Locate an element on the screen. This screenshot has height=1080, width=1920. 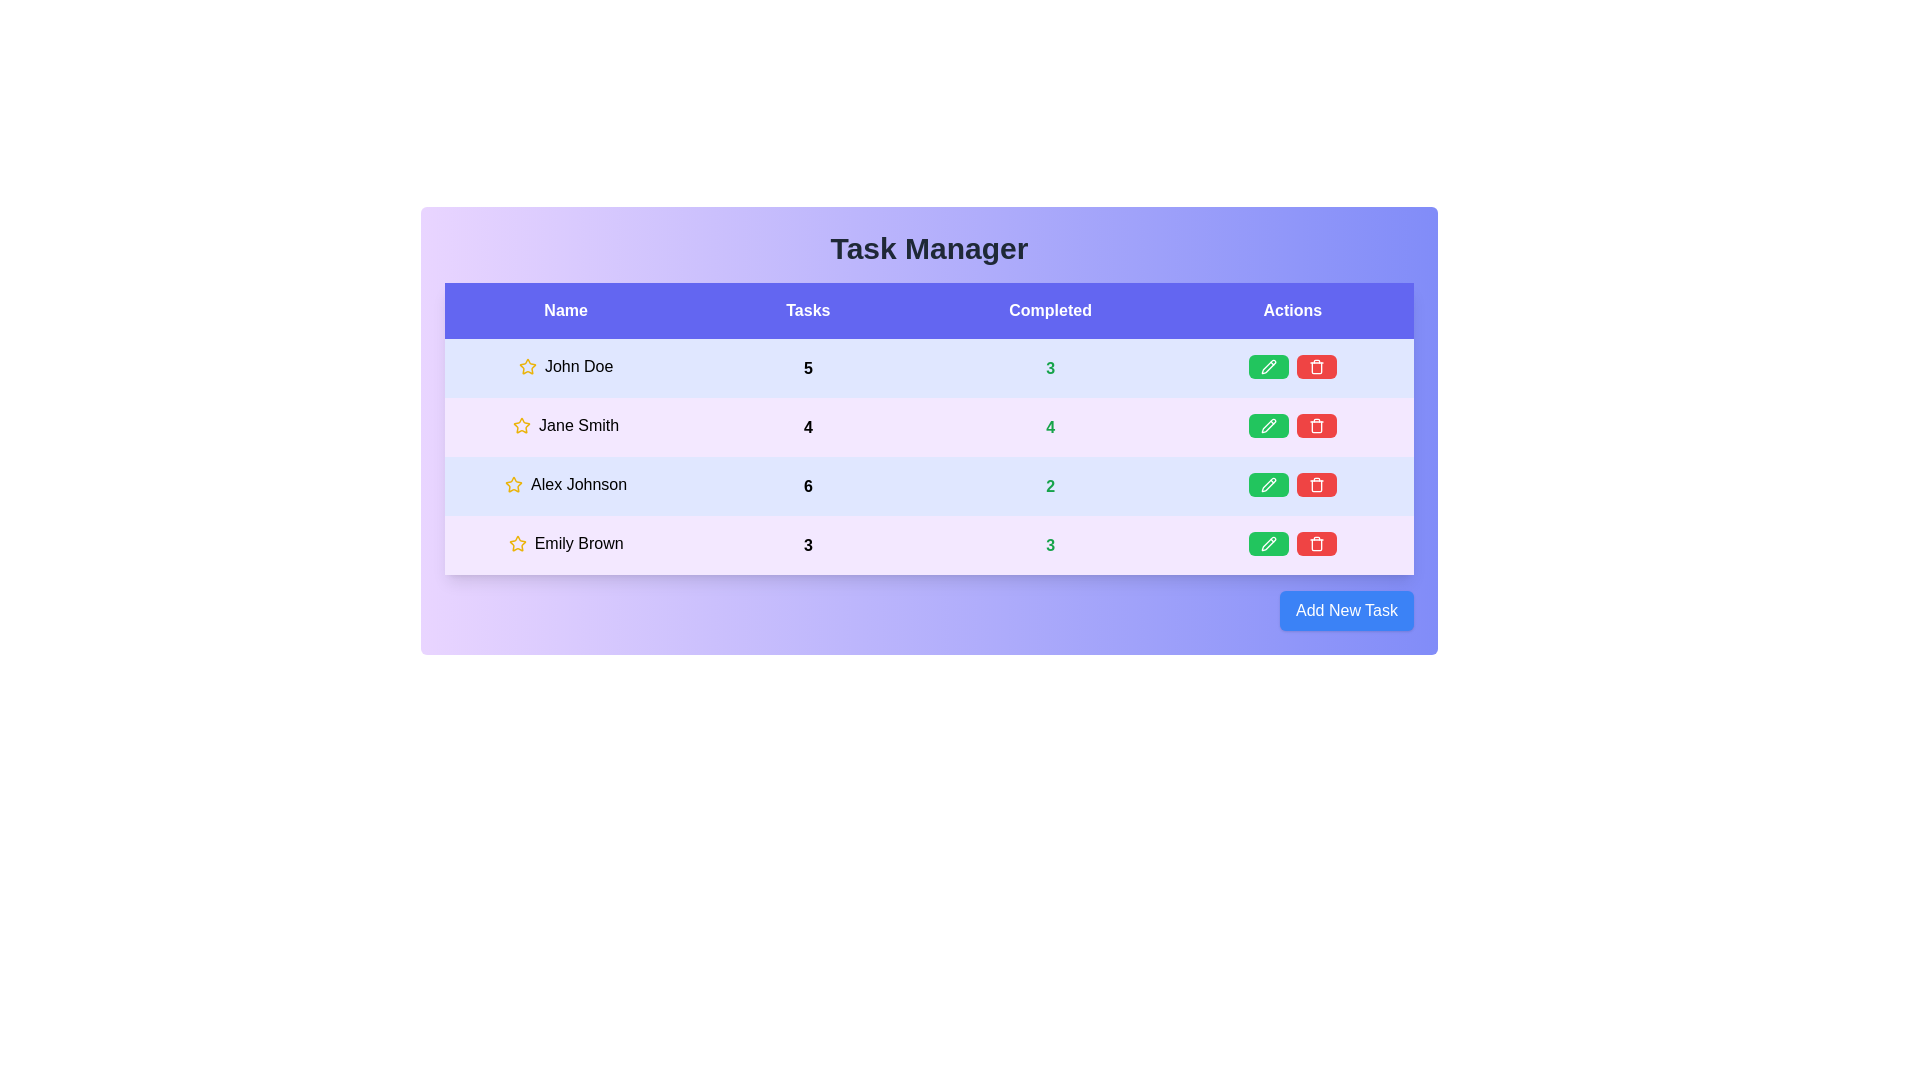
red trash icon to delete the task for John Doe is located at coordinates (1316, 366).